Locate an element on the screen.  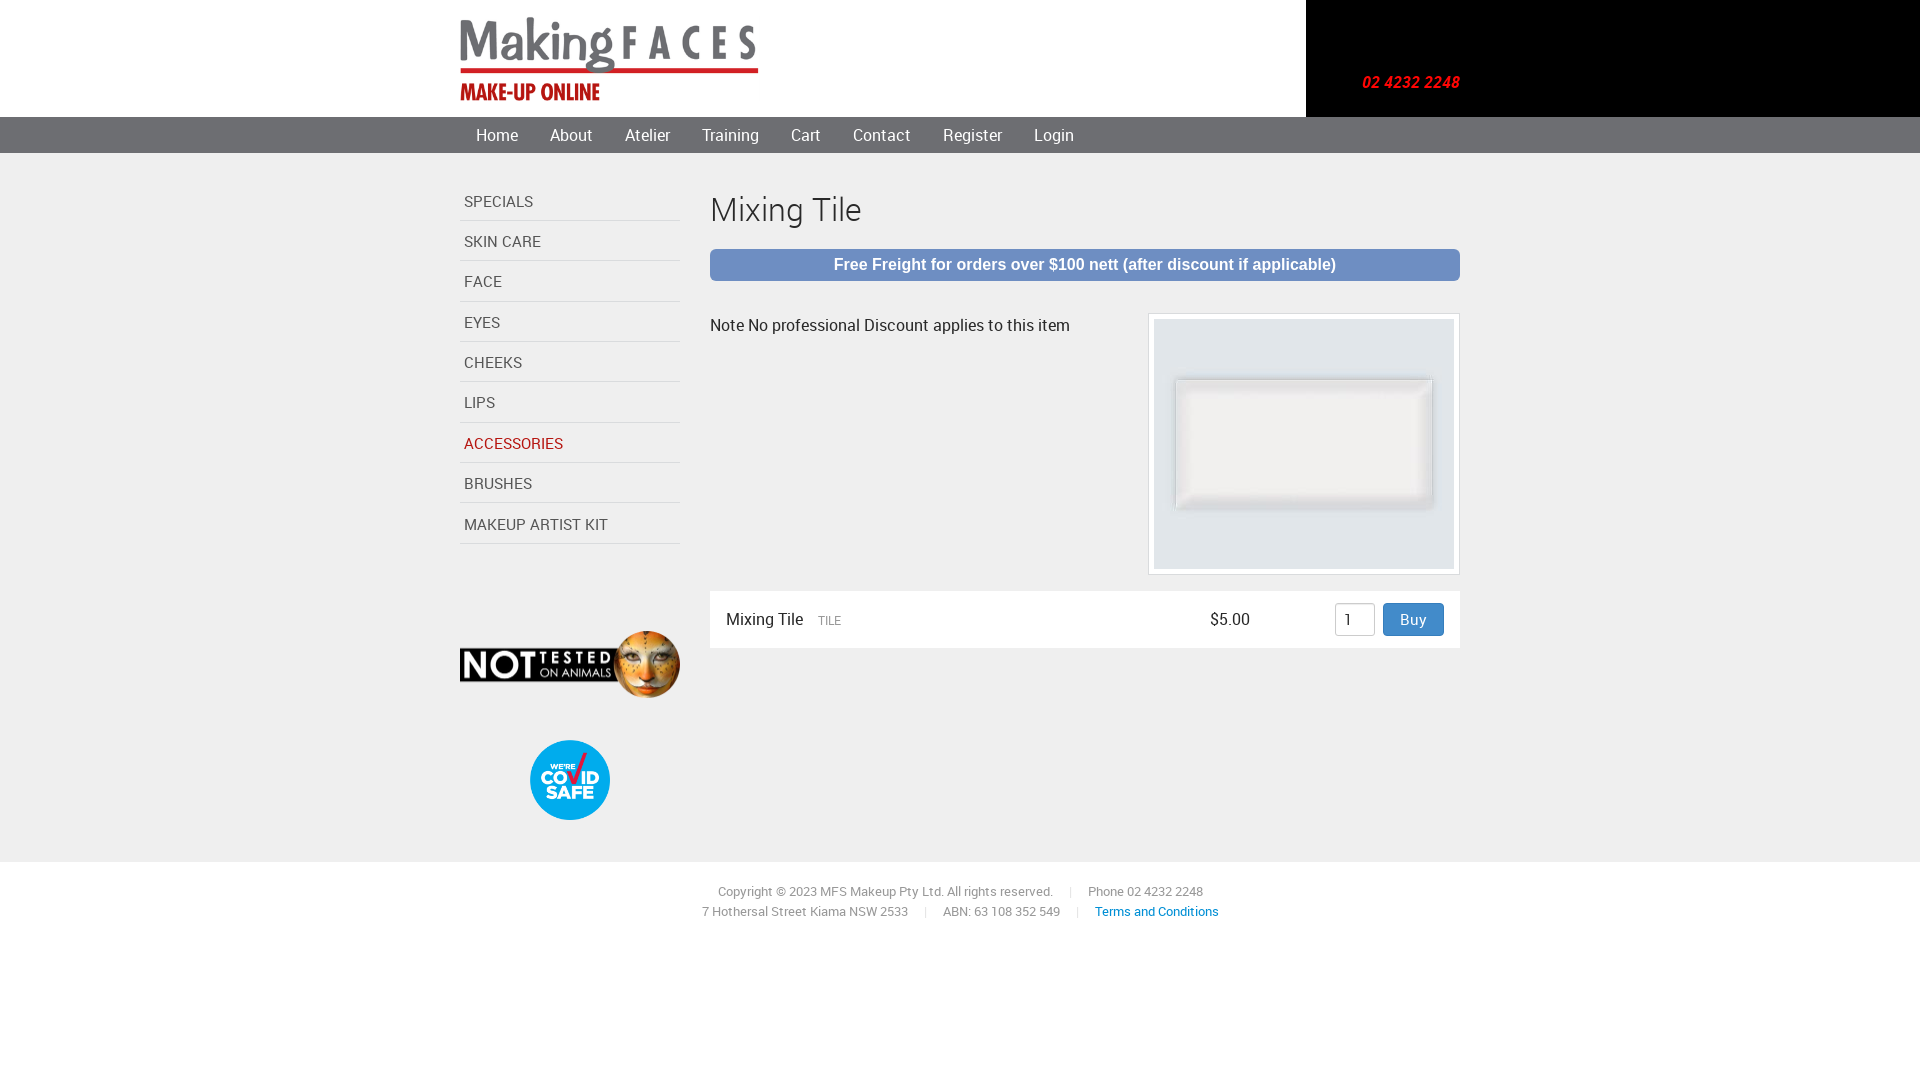
'EYES' is located at coordinates (569, 323).